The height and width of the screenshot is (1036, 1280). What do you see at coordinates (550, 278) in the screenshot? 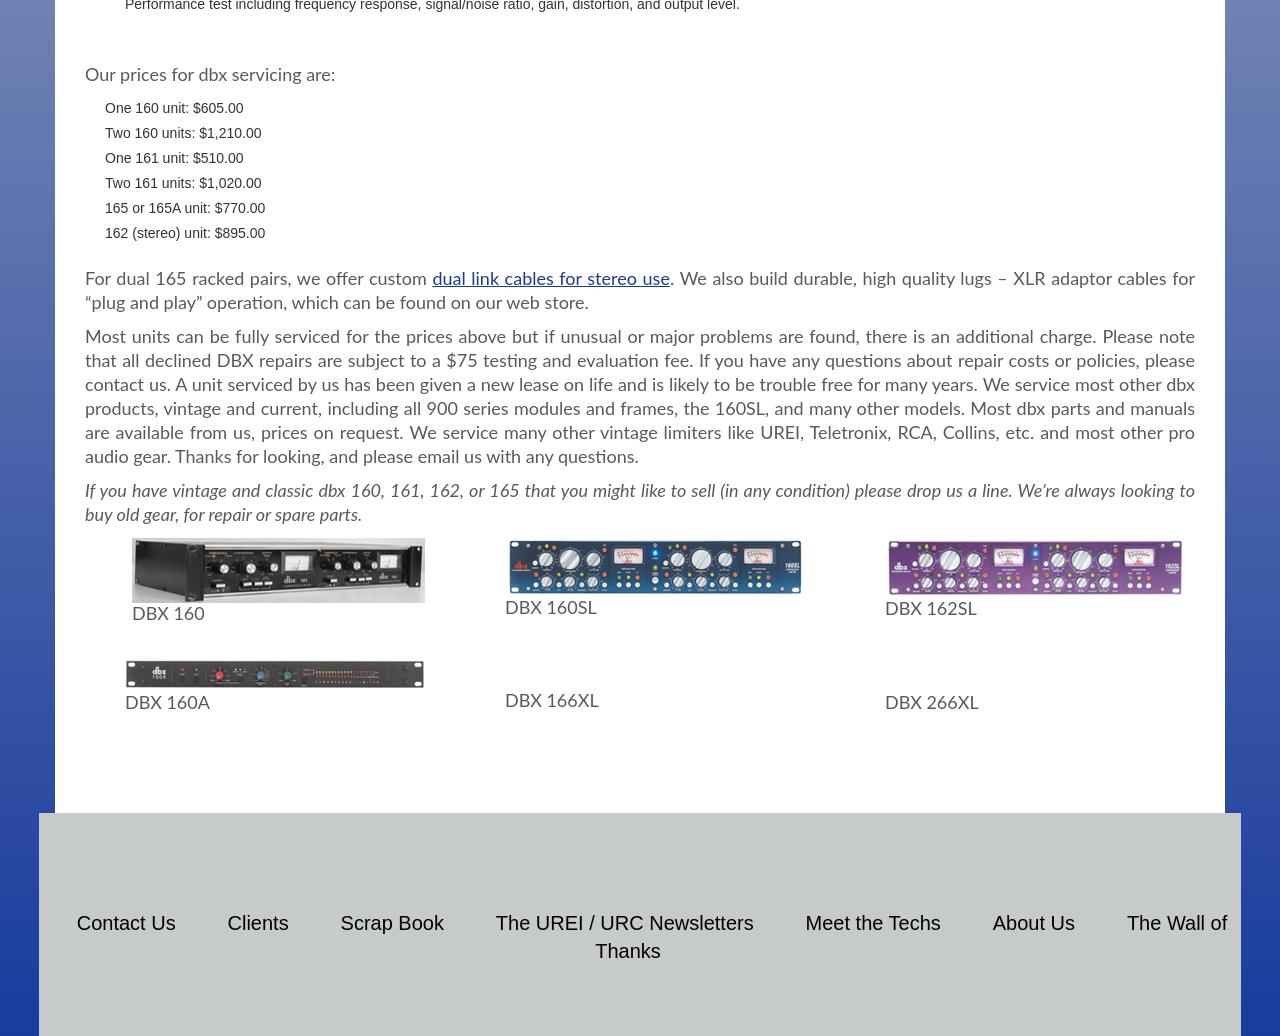
I see `'dual link cables for stereo use'` at bounding box center [550, 278].